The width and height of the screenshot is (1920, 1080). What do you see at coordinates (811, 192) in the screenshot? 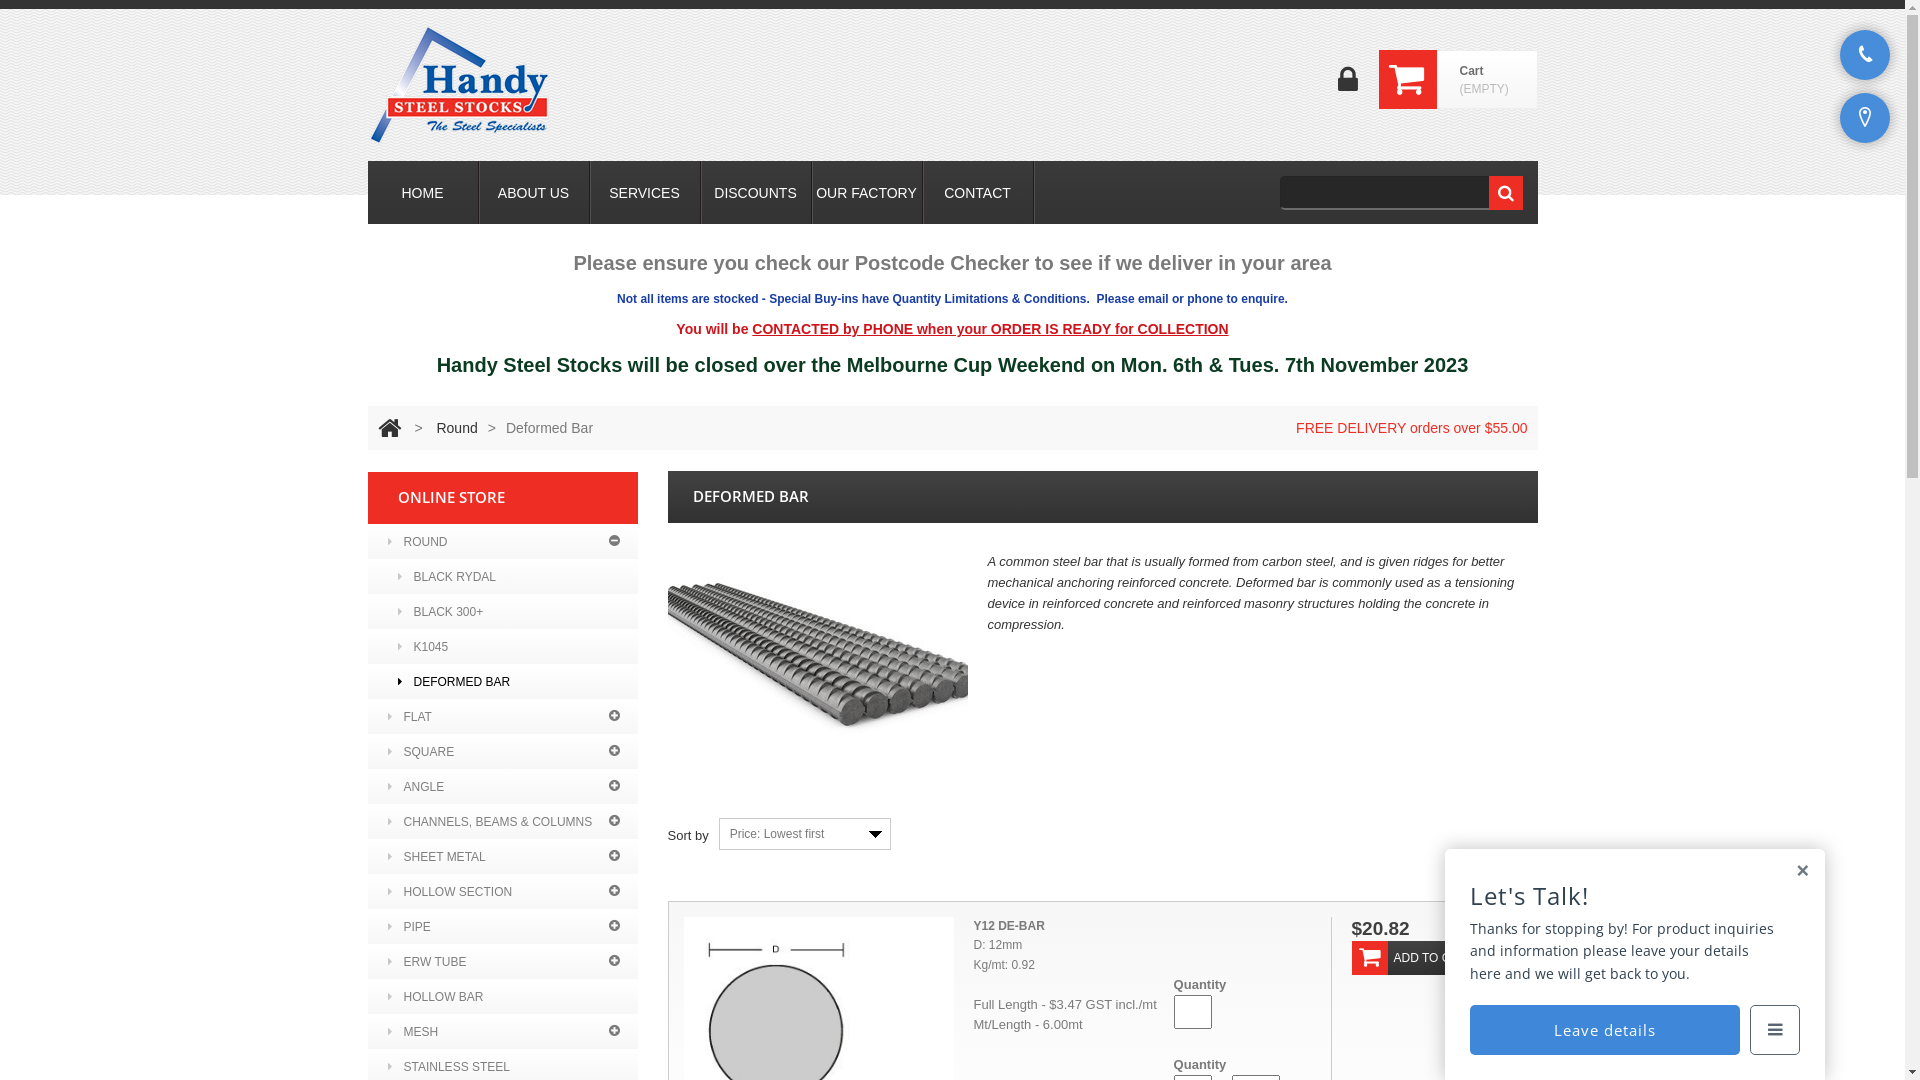
I see `'OUR FACTORY'` at bounding box center [811, 192].